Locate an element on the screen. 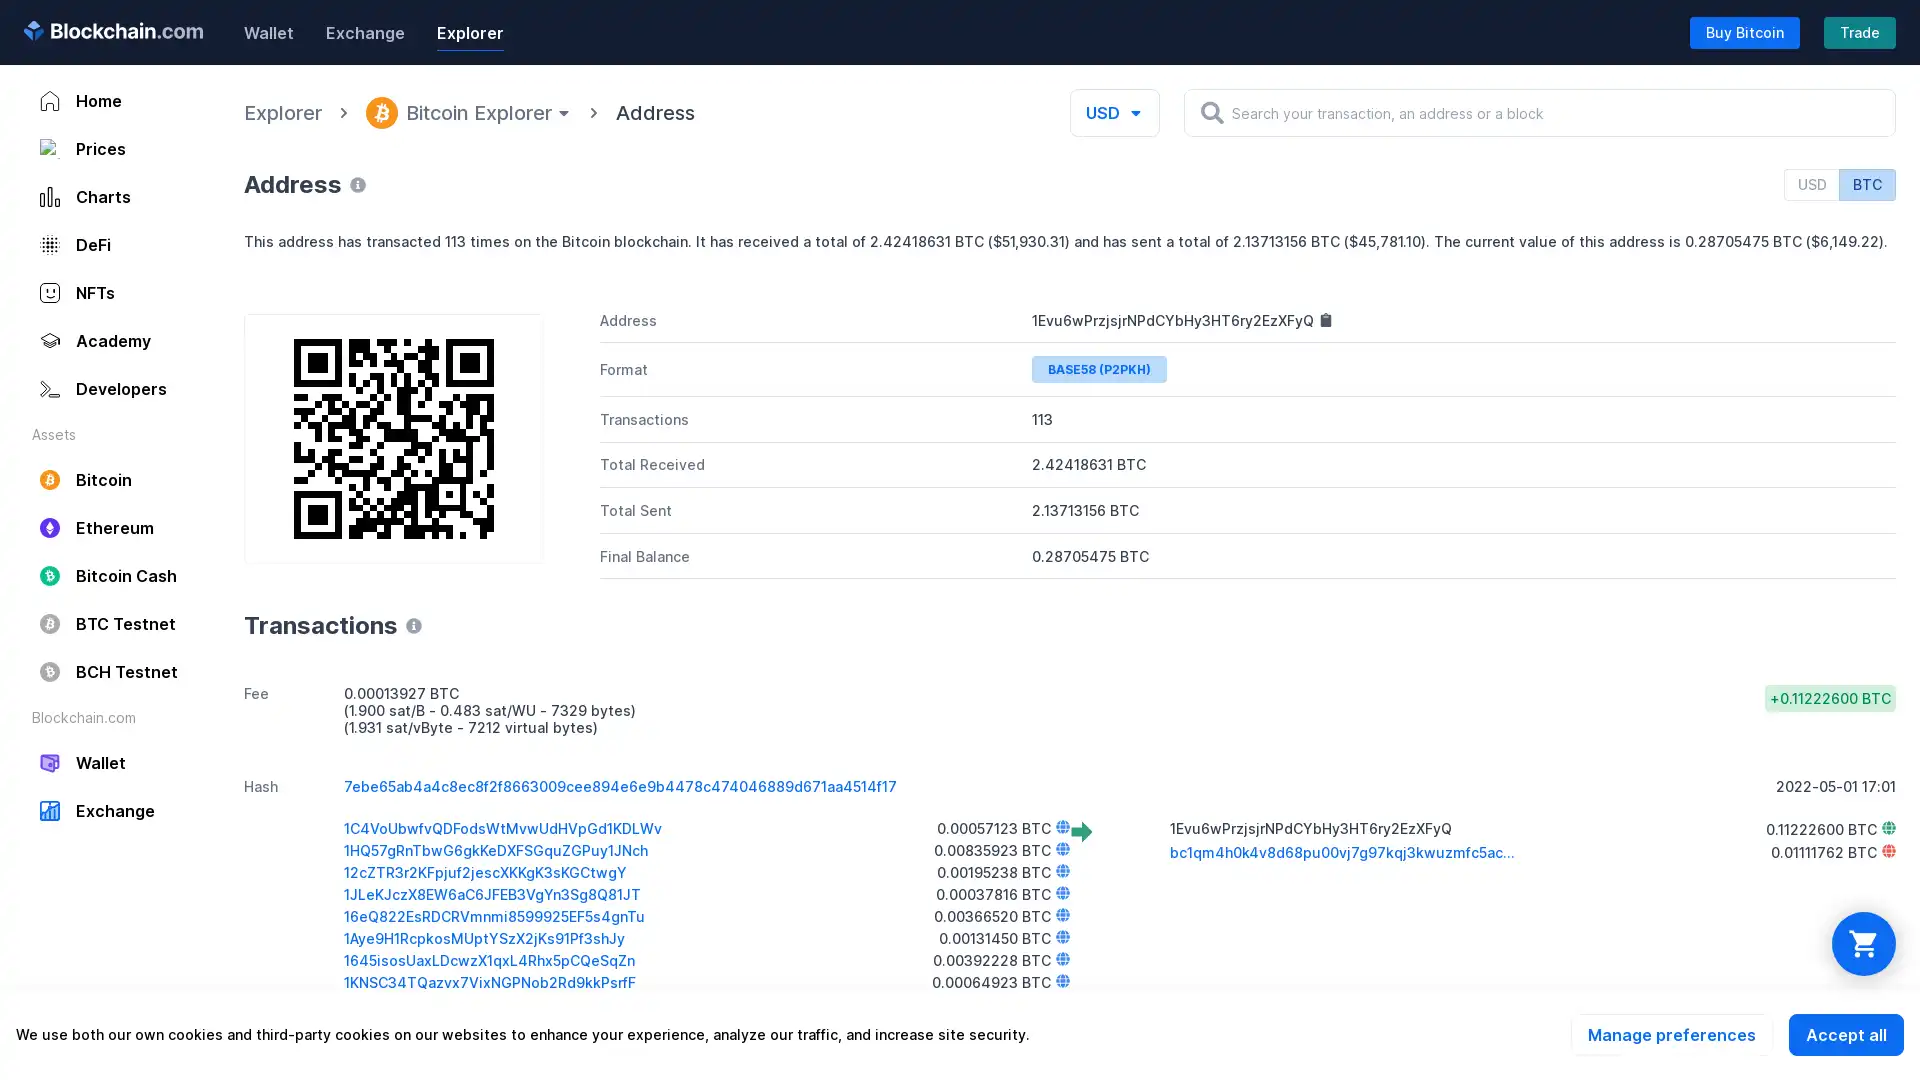 This screenshot has width=1920, height=1080. alternating coins is located at coordinates (1862, 944).